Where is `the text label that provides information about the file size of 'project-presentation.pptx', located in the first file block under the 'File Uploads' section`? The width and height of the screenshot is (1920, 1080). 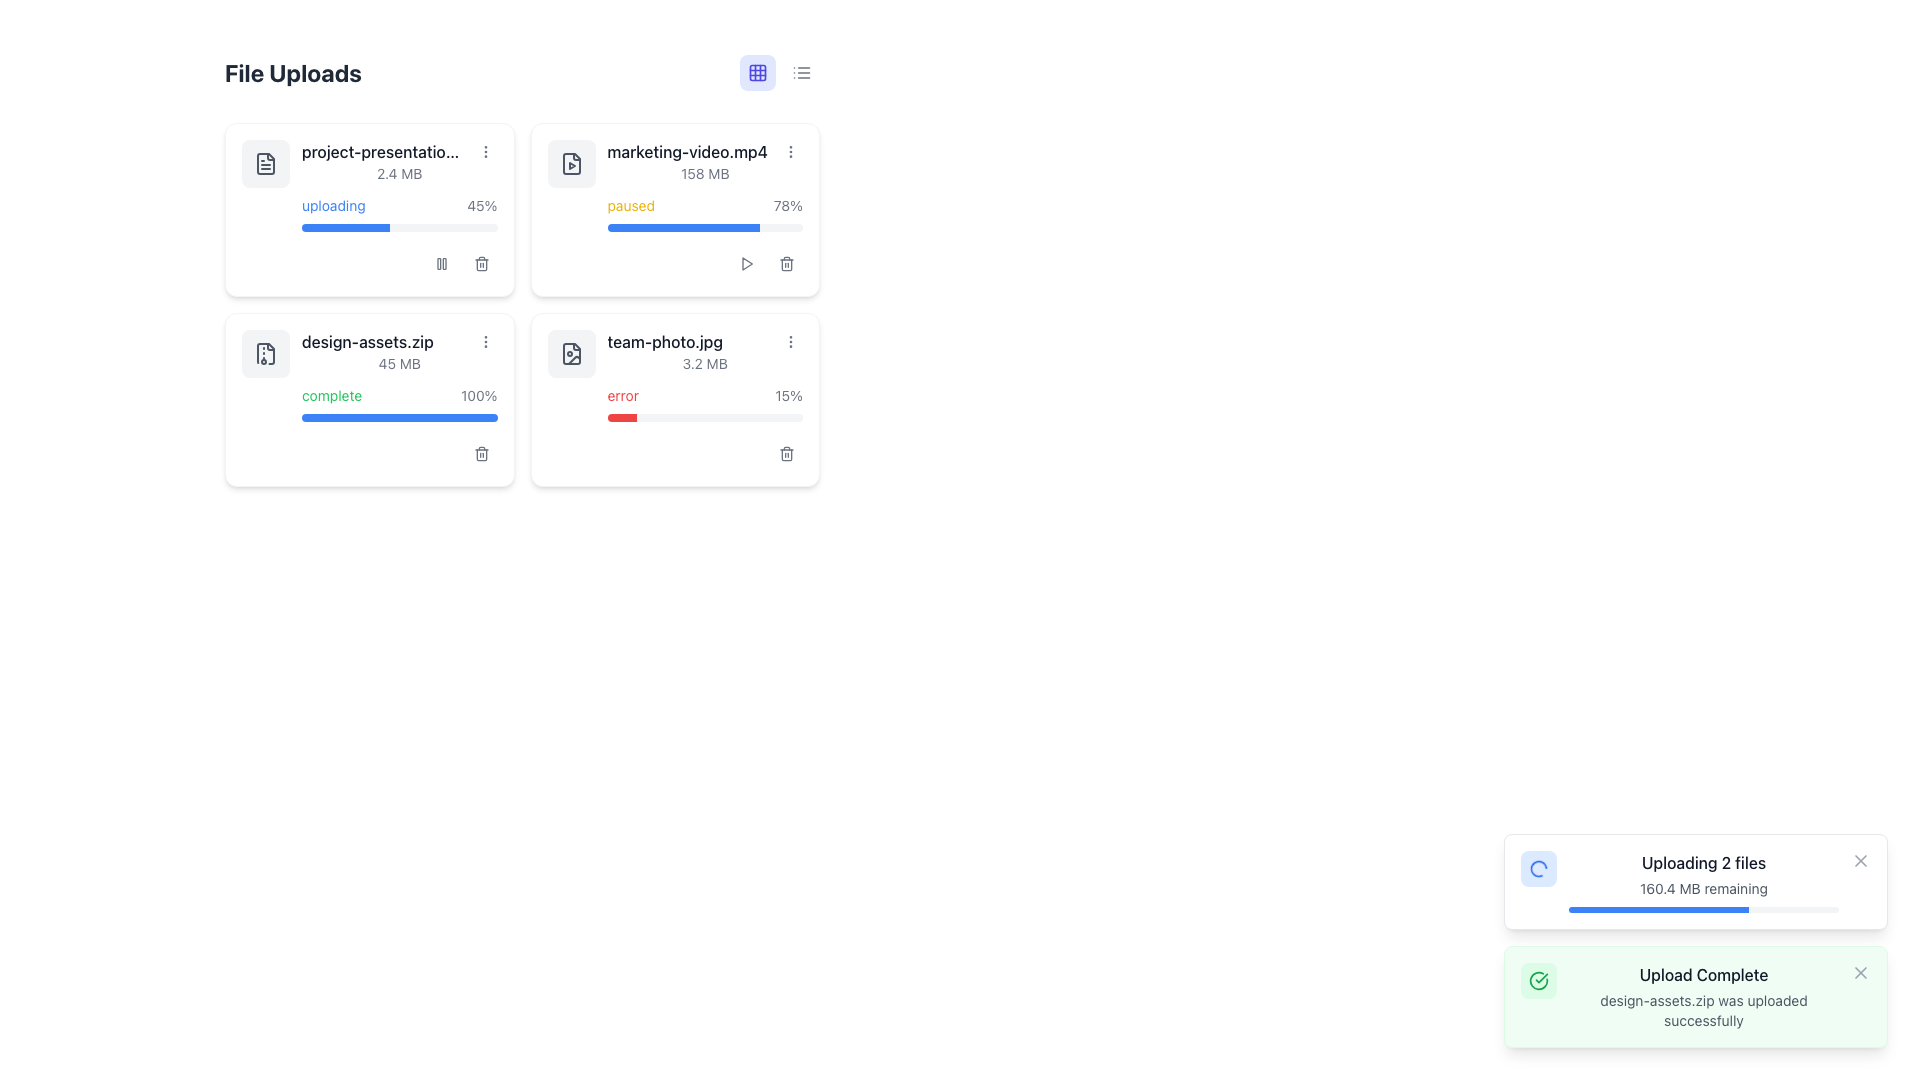 the text label that provides information about the file size of 'project-presentation.pptx', located in the first file block under the 'File Uploads' section is located at coordinates (399, 172).